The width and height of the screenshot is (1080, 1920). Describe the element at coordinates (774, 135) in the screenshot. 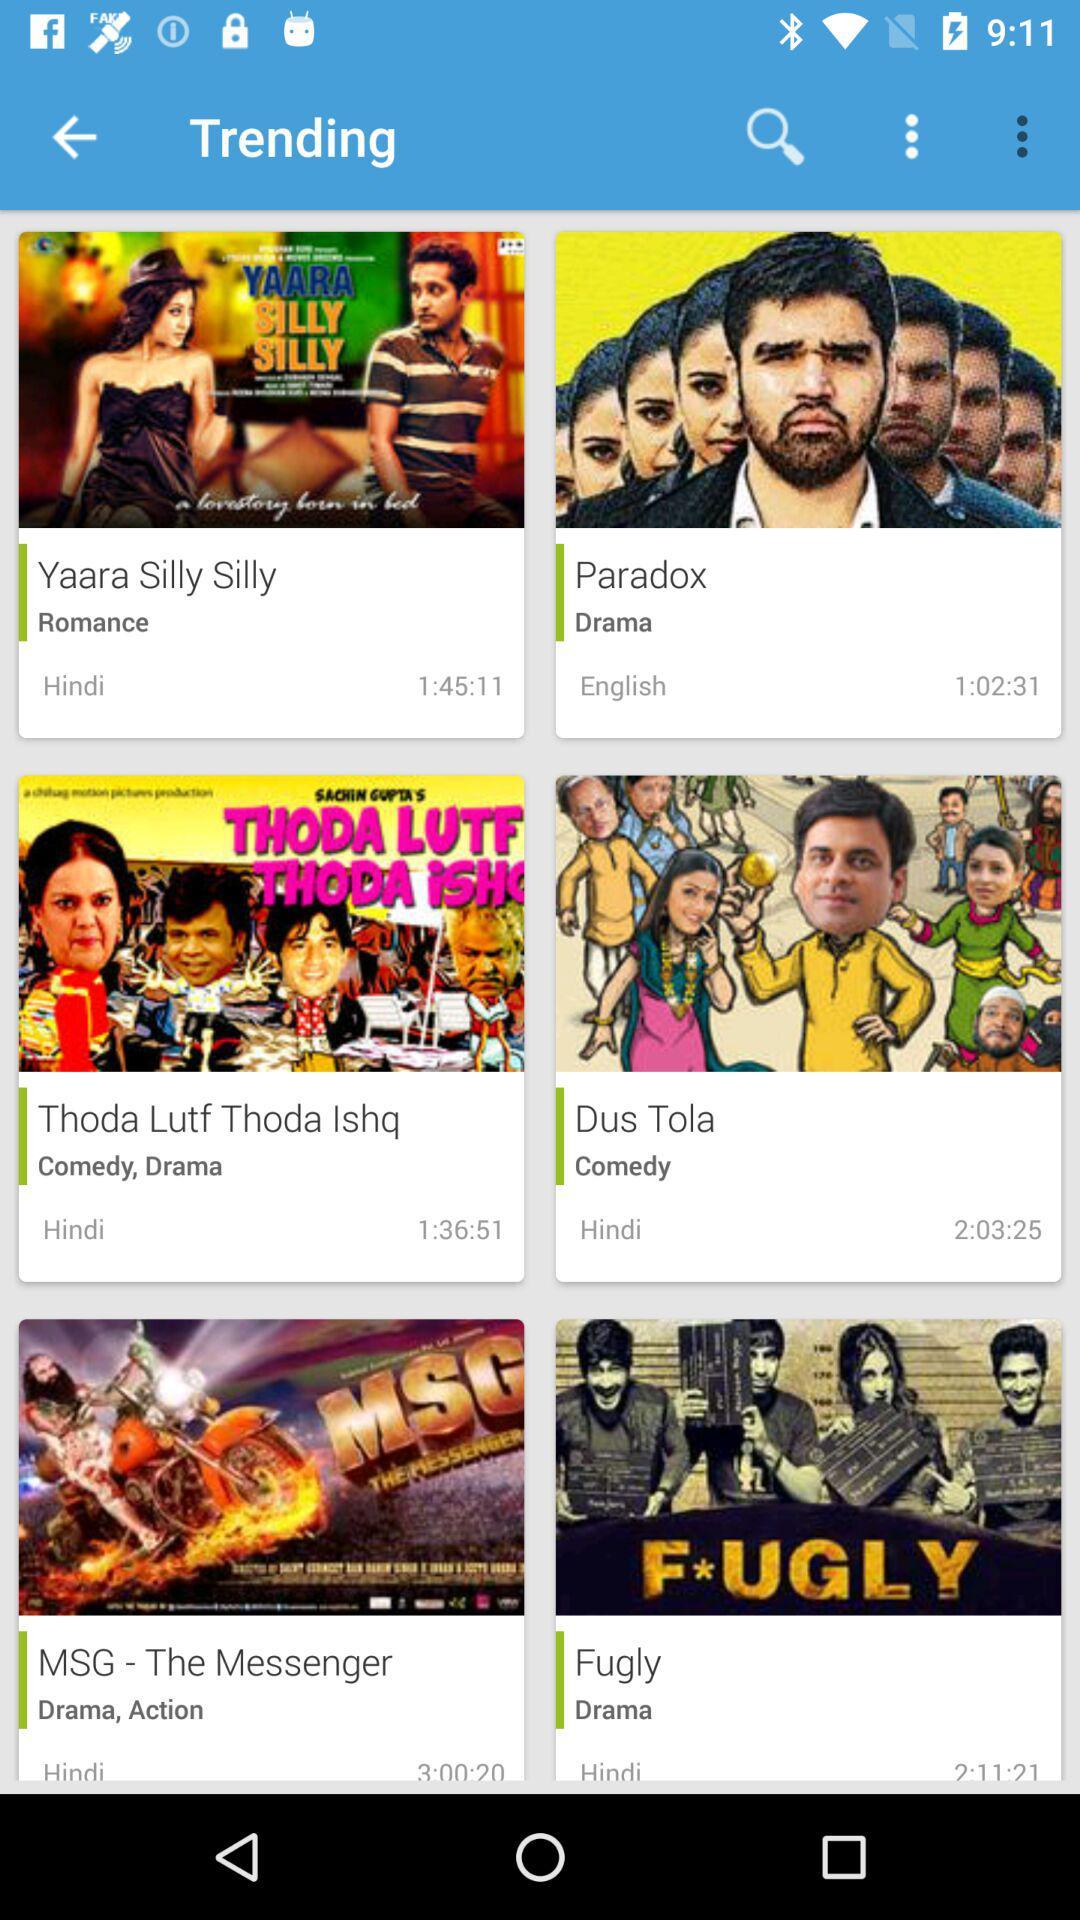

I see `icon next to the trending` at that location.